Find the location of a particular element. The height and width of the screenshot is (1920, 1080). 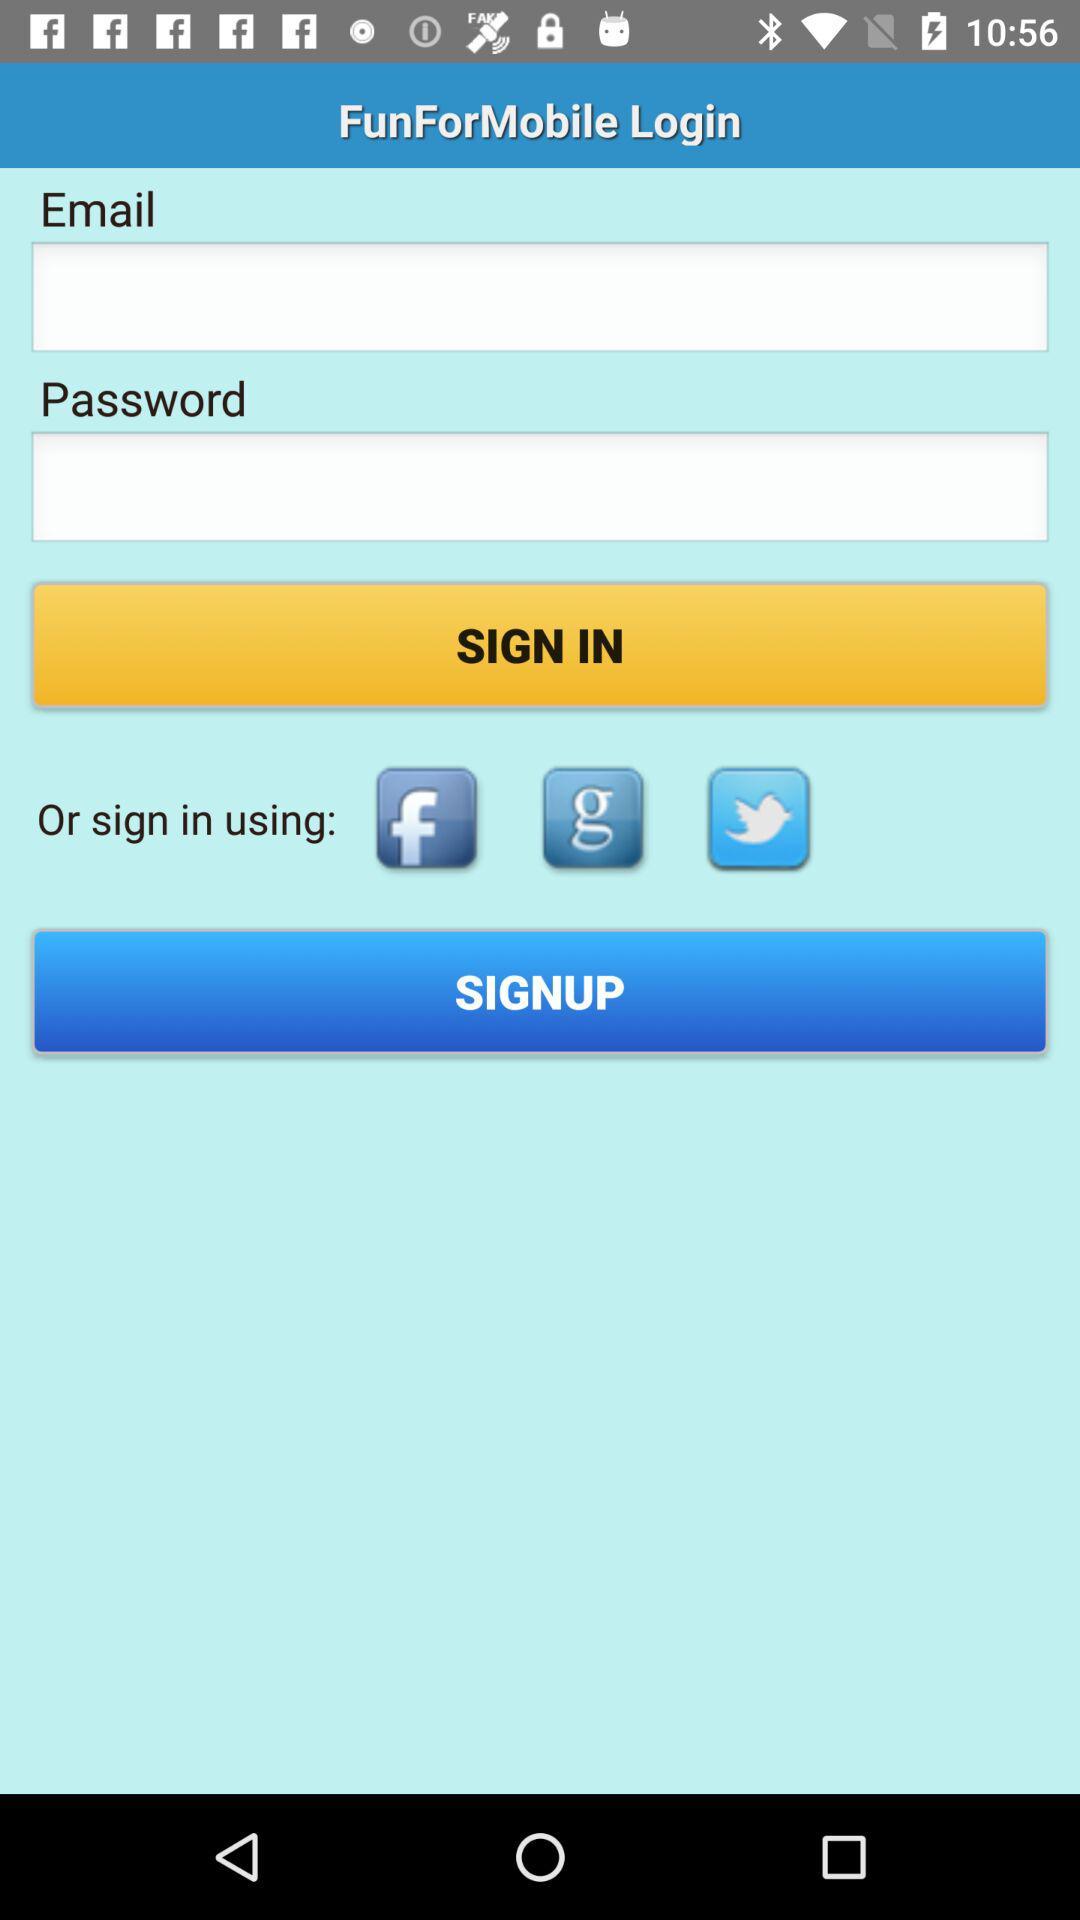

item below sign in item is located at coordinates (592, 818).